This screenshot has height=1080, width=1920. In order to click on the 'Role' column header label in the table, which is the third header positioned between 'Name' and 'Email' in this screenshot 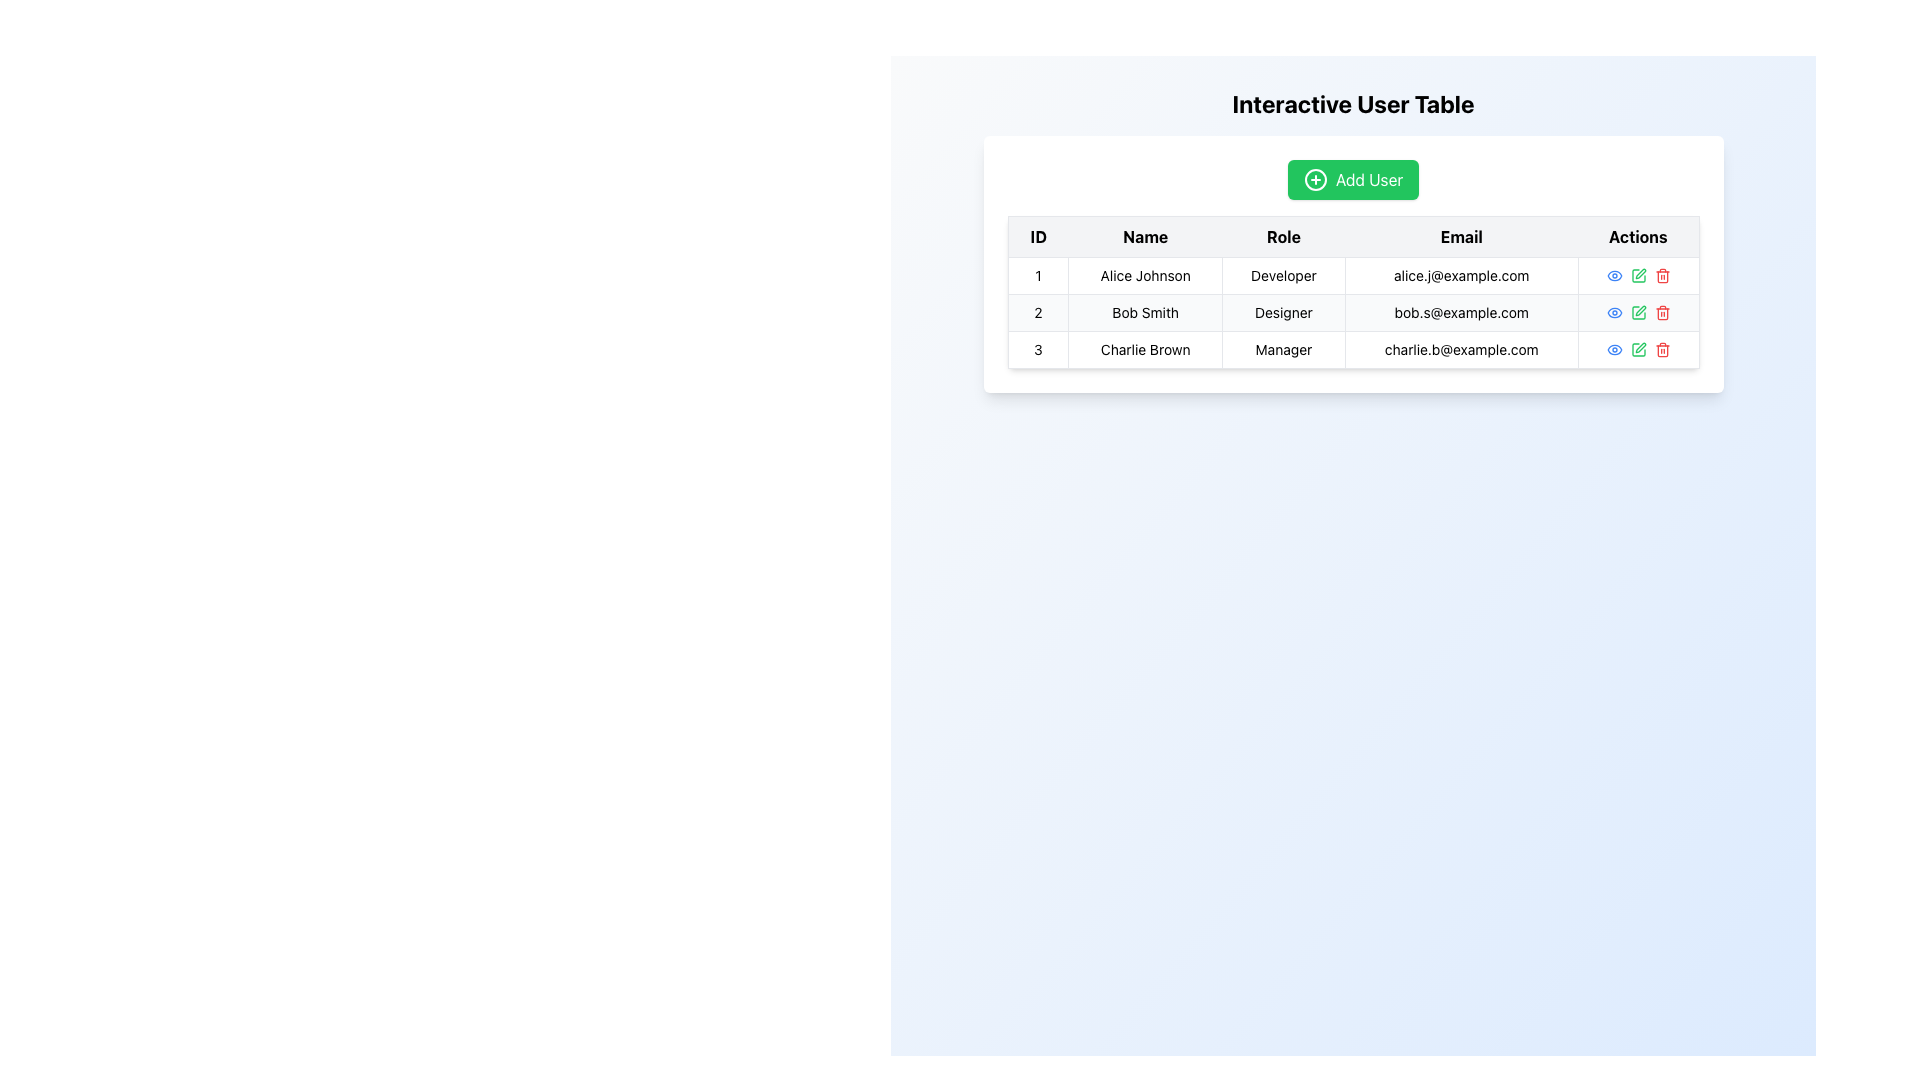, I will do `click(1283, 235)`.